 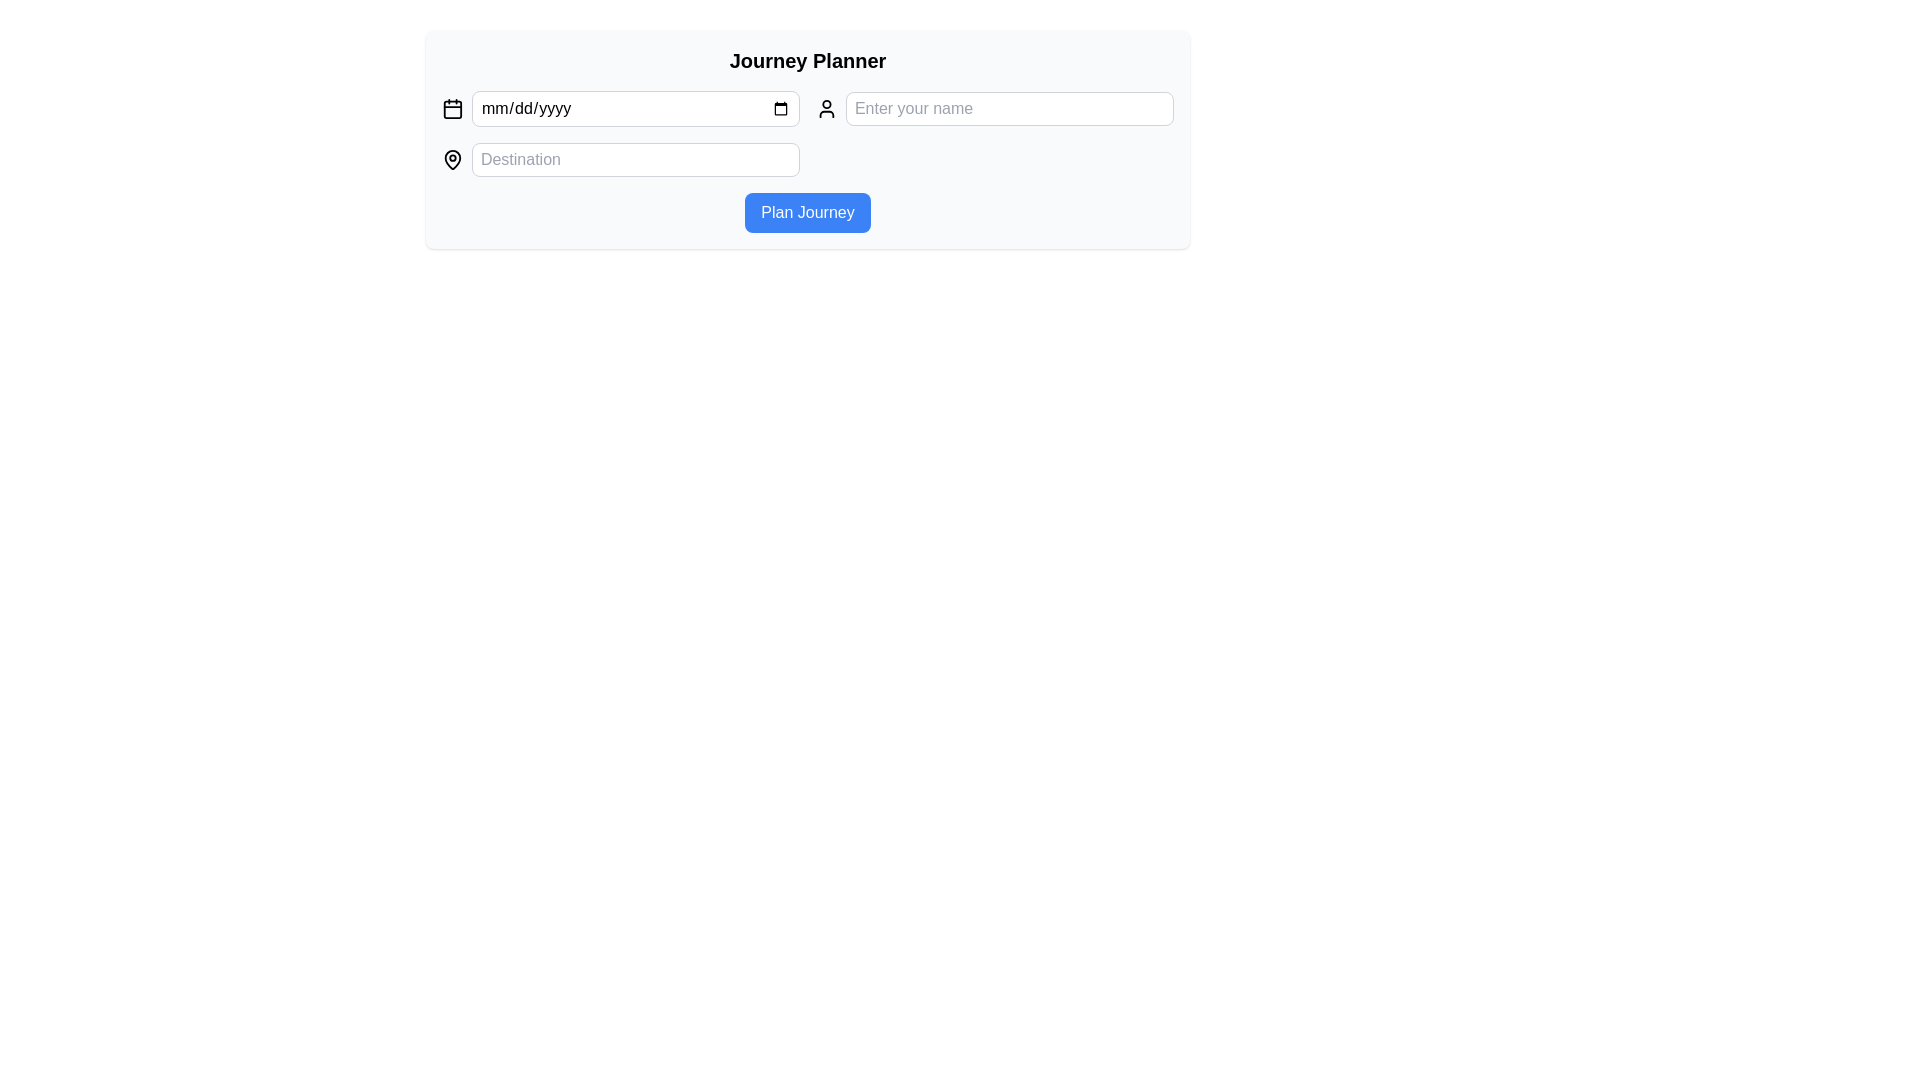 I want to click on the journey planning button located below the 'Destination' text input field in the 'Journey Planner' module, so click(x=807, y=212).